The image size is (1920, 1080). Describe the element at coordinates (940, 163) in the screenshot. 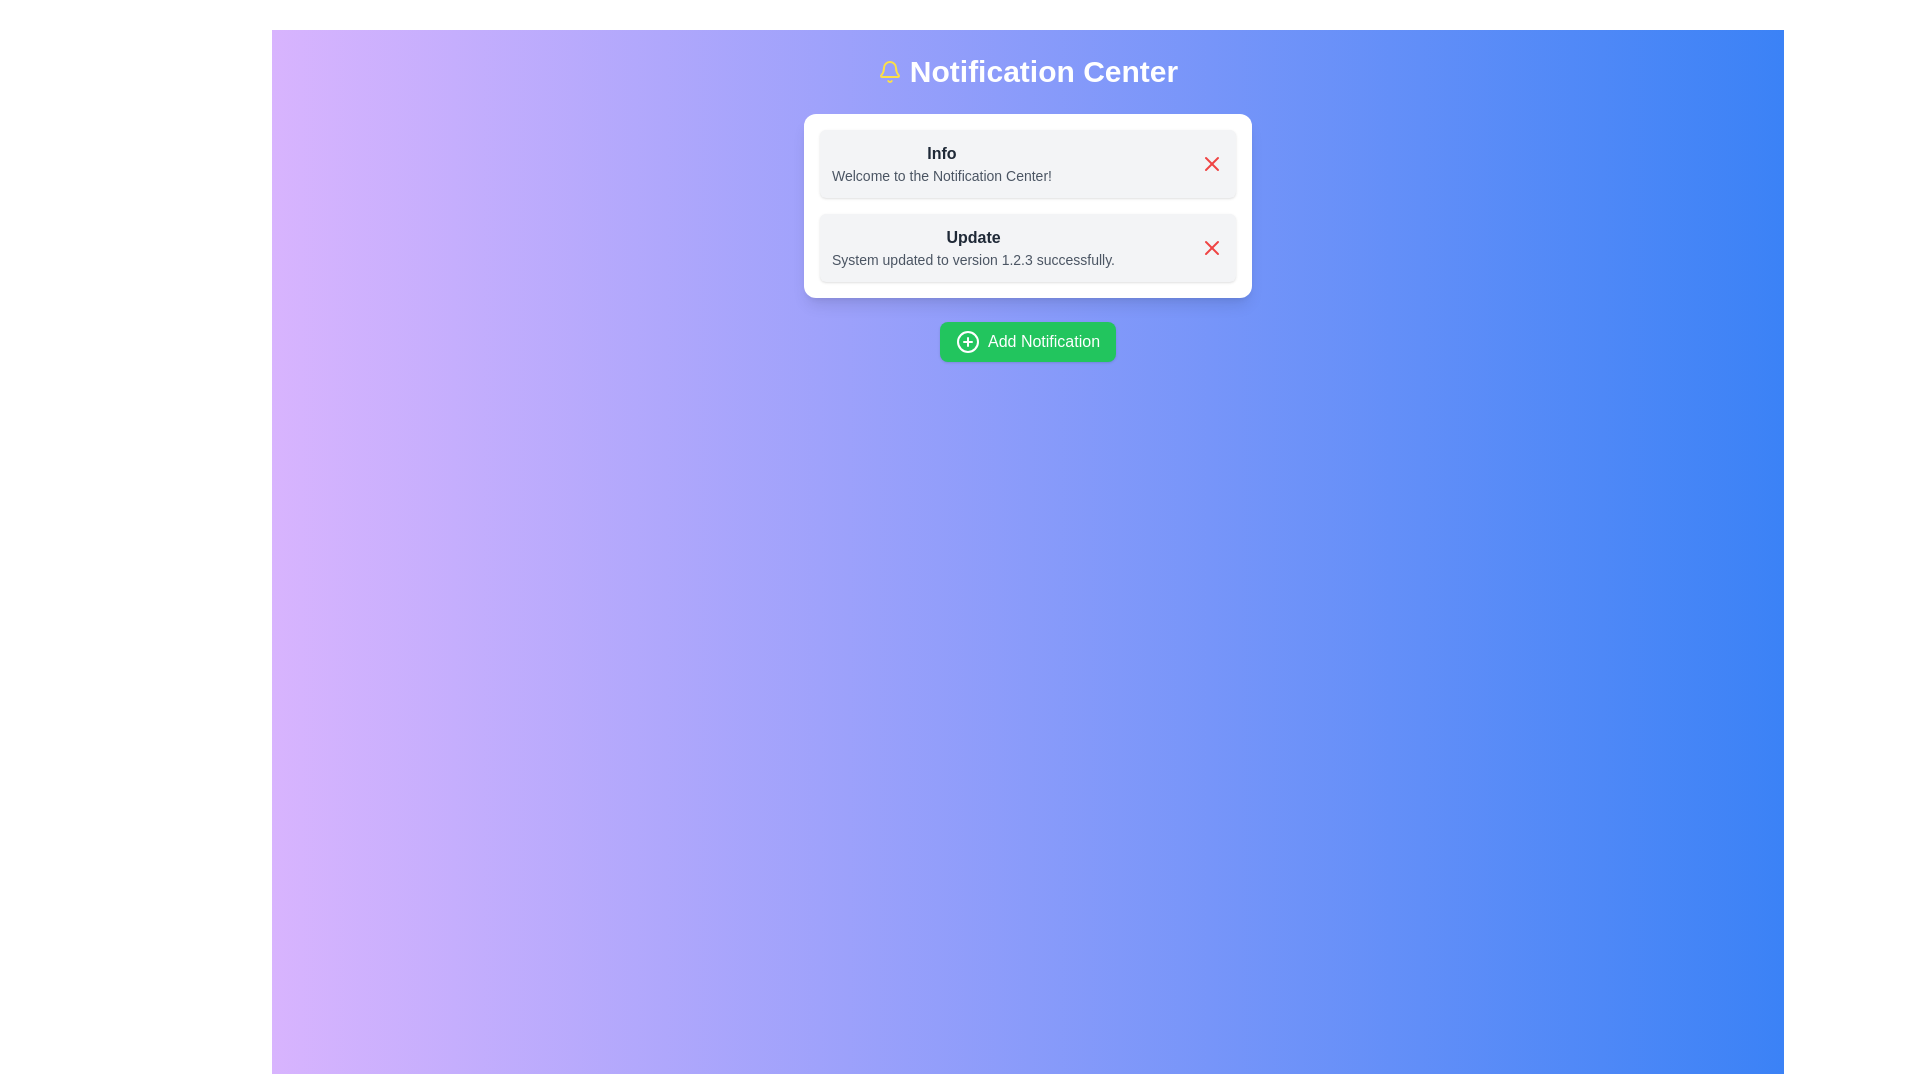

I see `the informational label titled 'Info' with the description 'Welcome to the Notification Center!' located in the upper part of the interface` at that location.